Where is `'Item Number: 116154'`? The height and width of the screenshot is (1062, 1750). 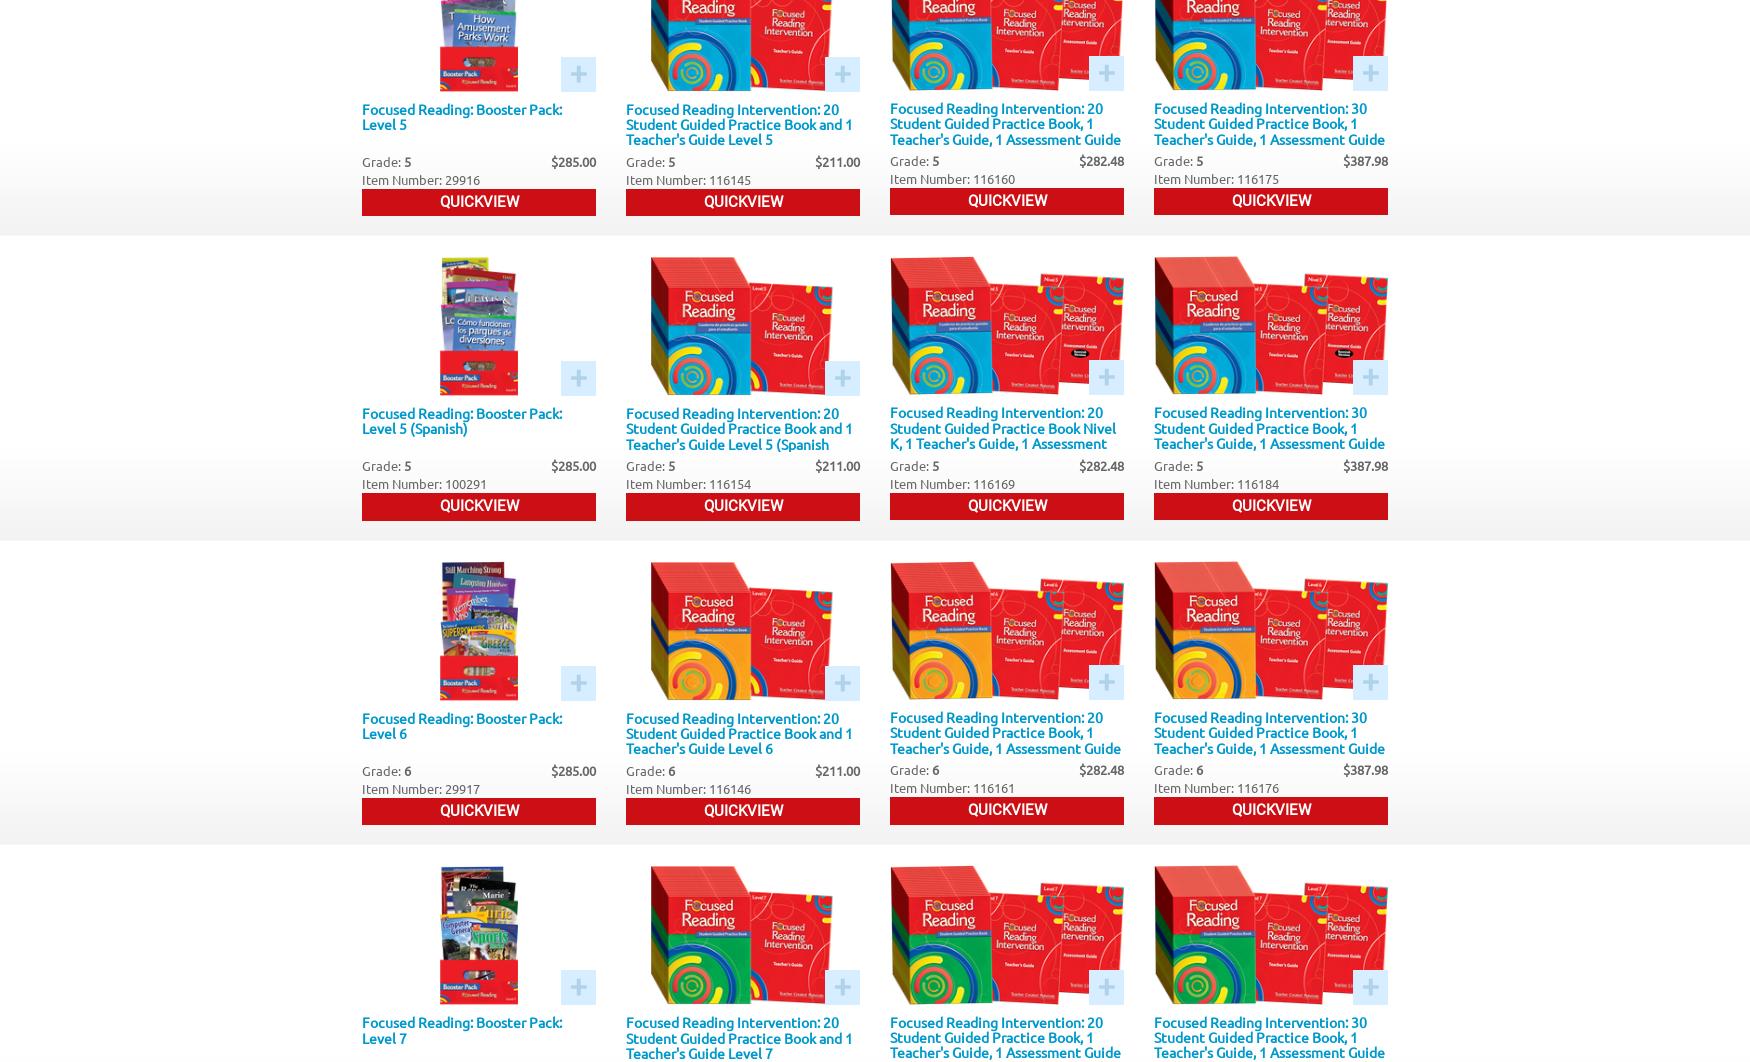 'Item Number: 116154' is located at coordinates (625, 482).